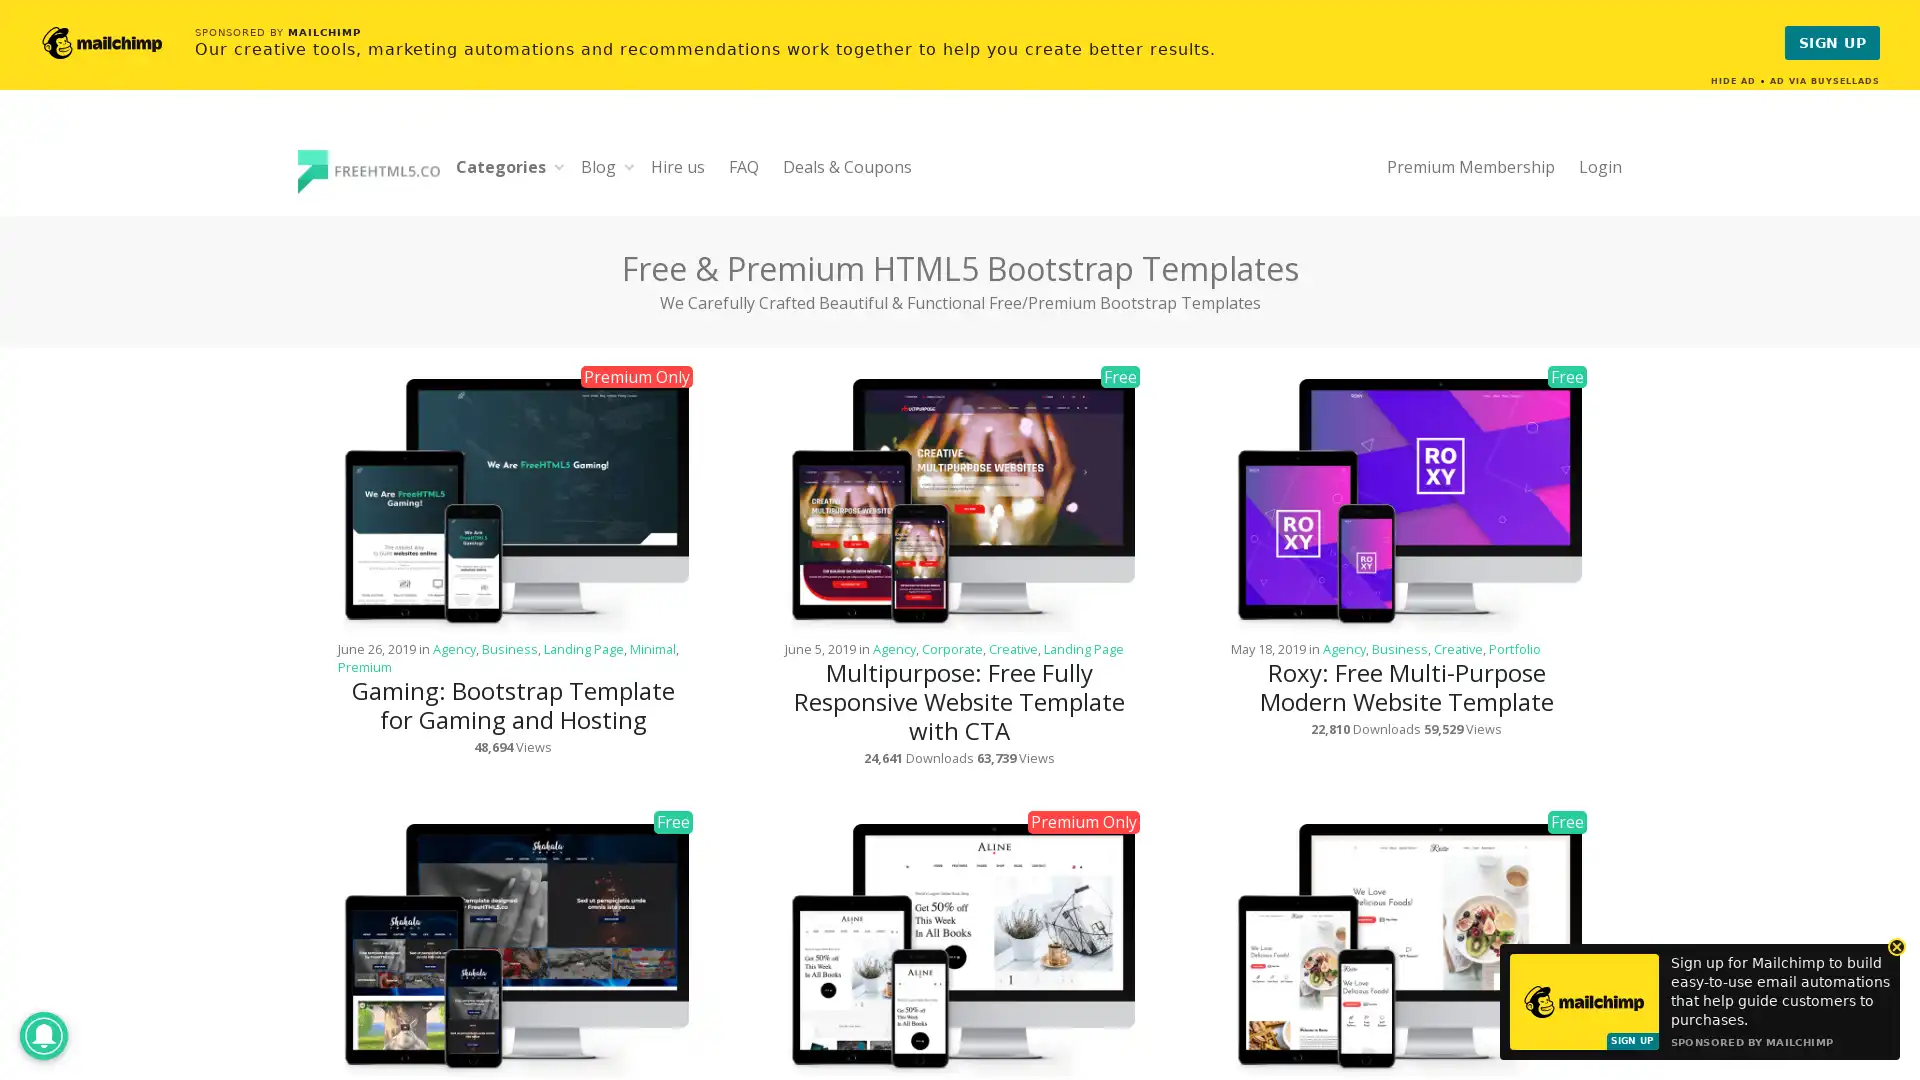 Image resolution: width=1920 pixels, height=1080 pixels. What do you see at coordinates (628, 165) in the screenshot?
I see `Expand child menu` at bounding box center [628, 165].